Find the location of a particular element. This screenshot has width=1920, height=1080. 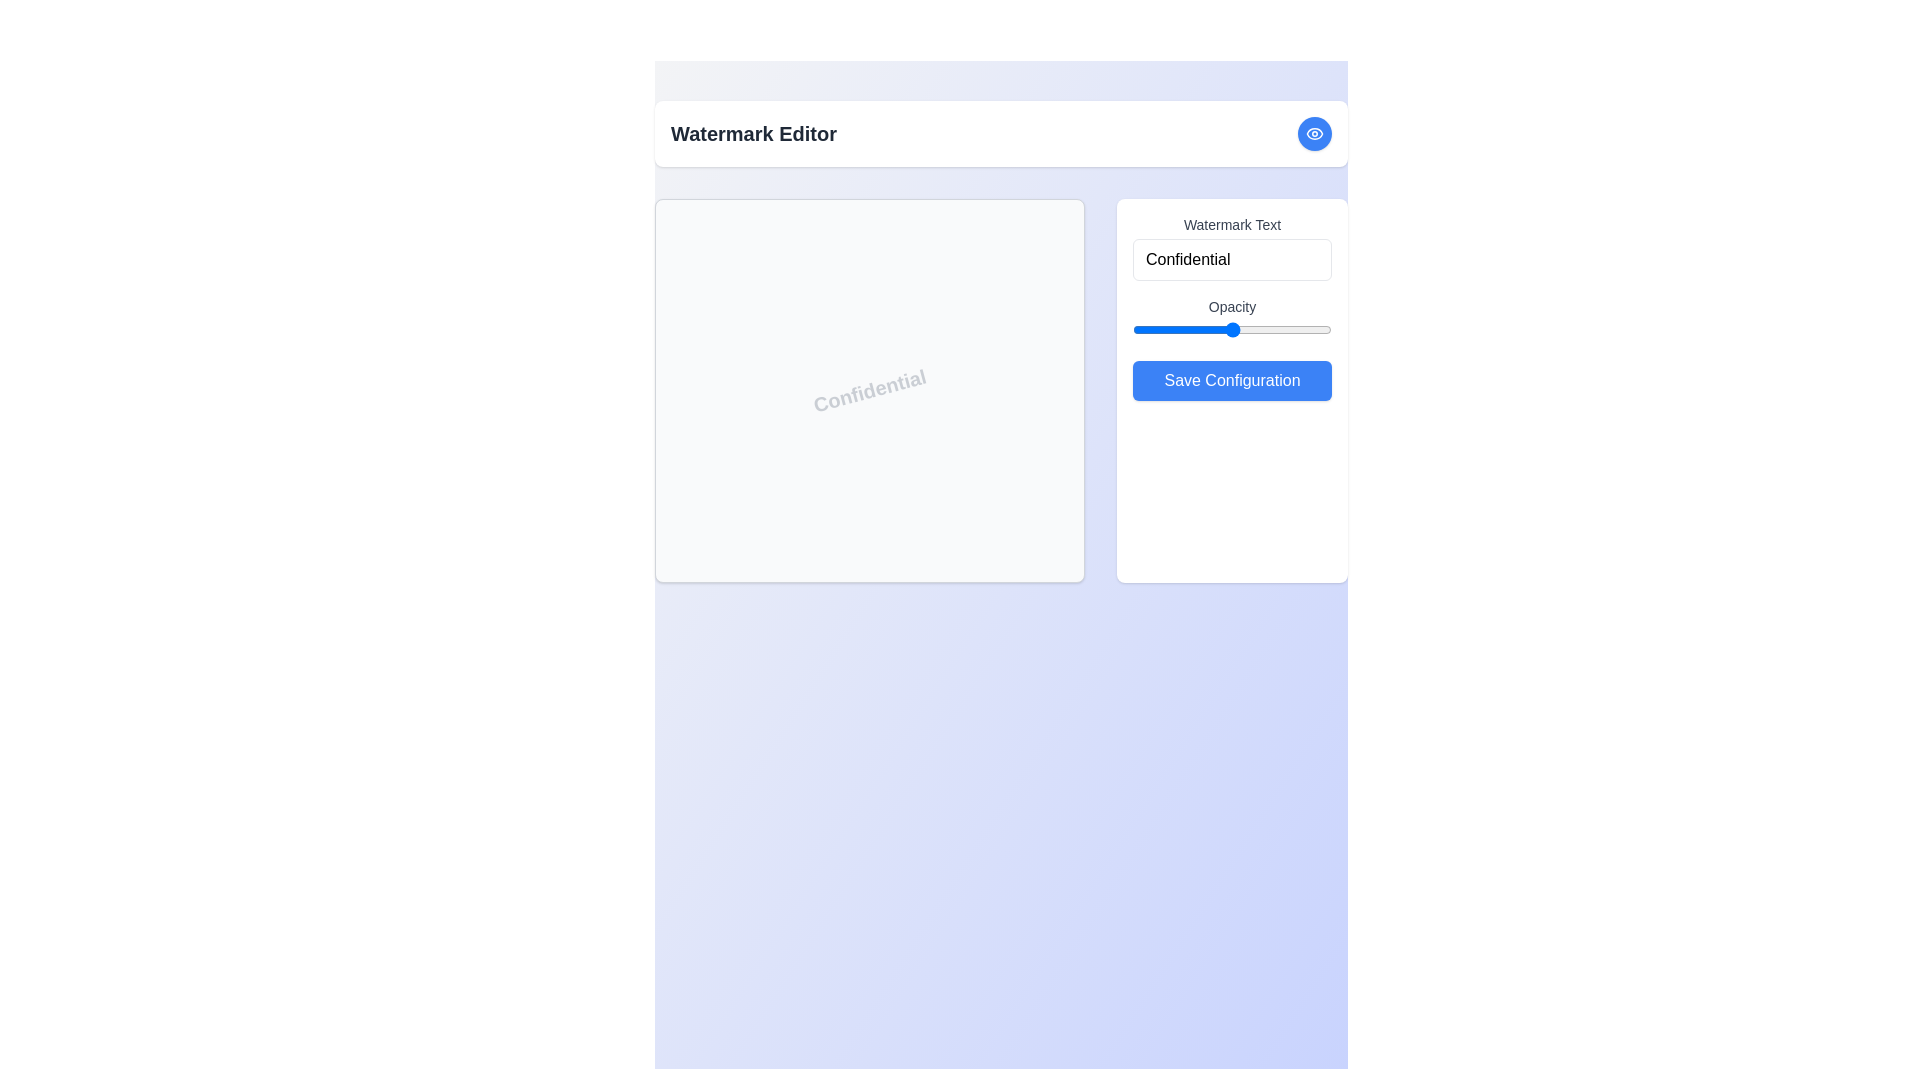

the save button on the watermark properties control panel to apply changes is located at coordinates (1231, 390).